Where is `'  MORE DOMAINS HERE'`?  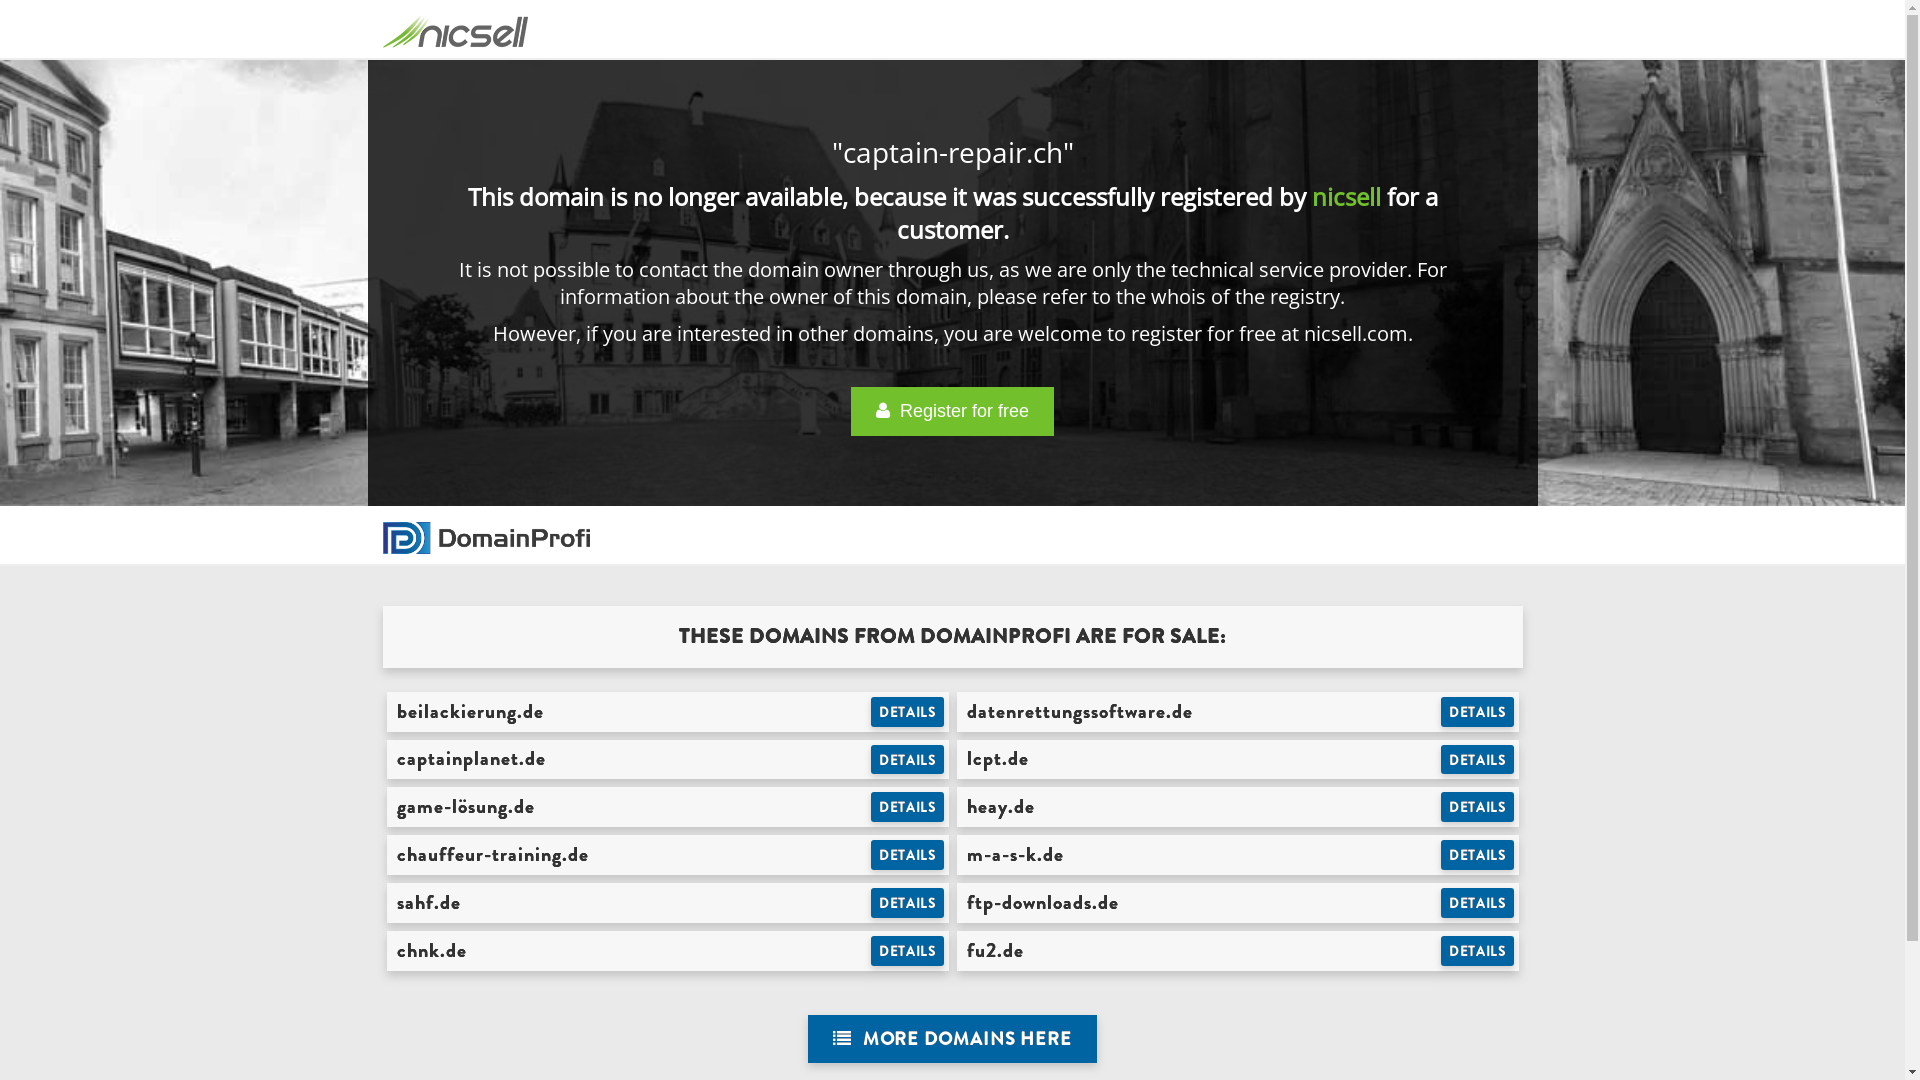
'  MORE DOMAINS HERE' is located at coordinates (951, 1038).